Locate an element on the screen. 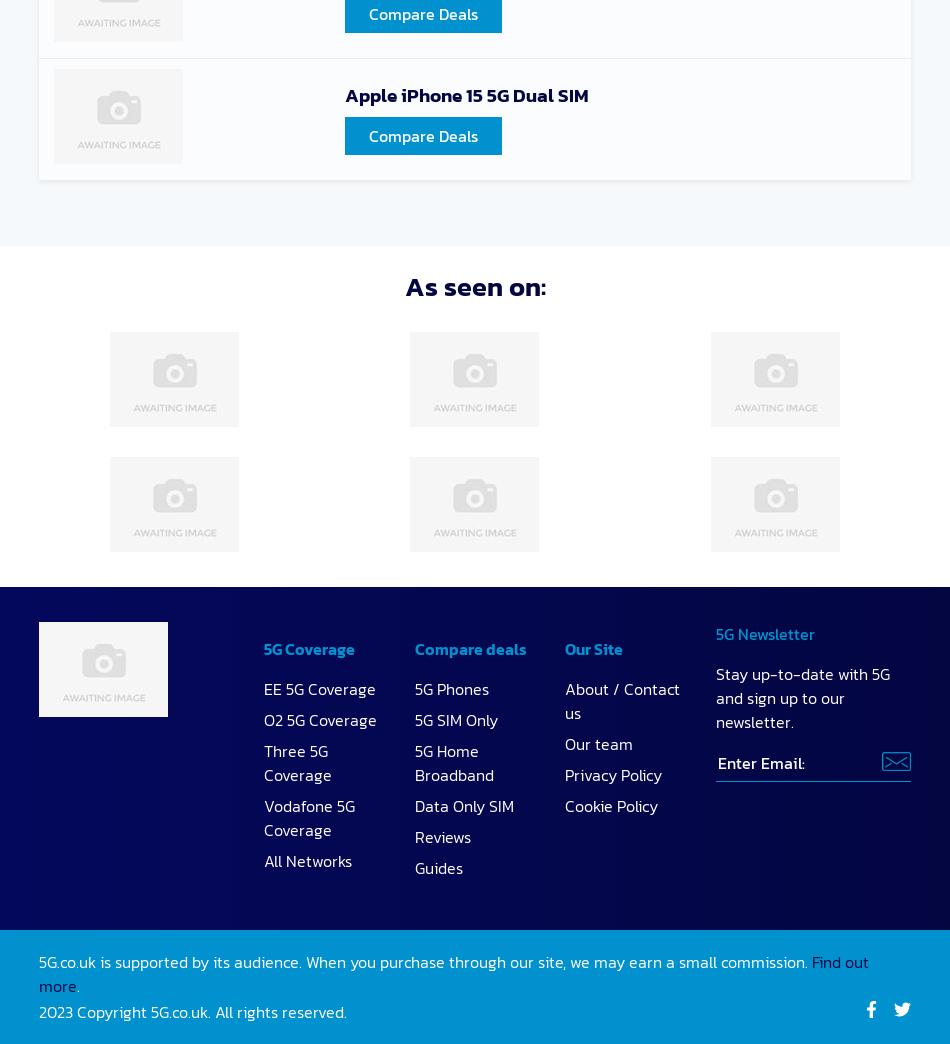 The image size is (950, 1044). 'All Networks' is located at coordinates (306, 860).